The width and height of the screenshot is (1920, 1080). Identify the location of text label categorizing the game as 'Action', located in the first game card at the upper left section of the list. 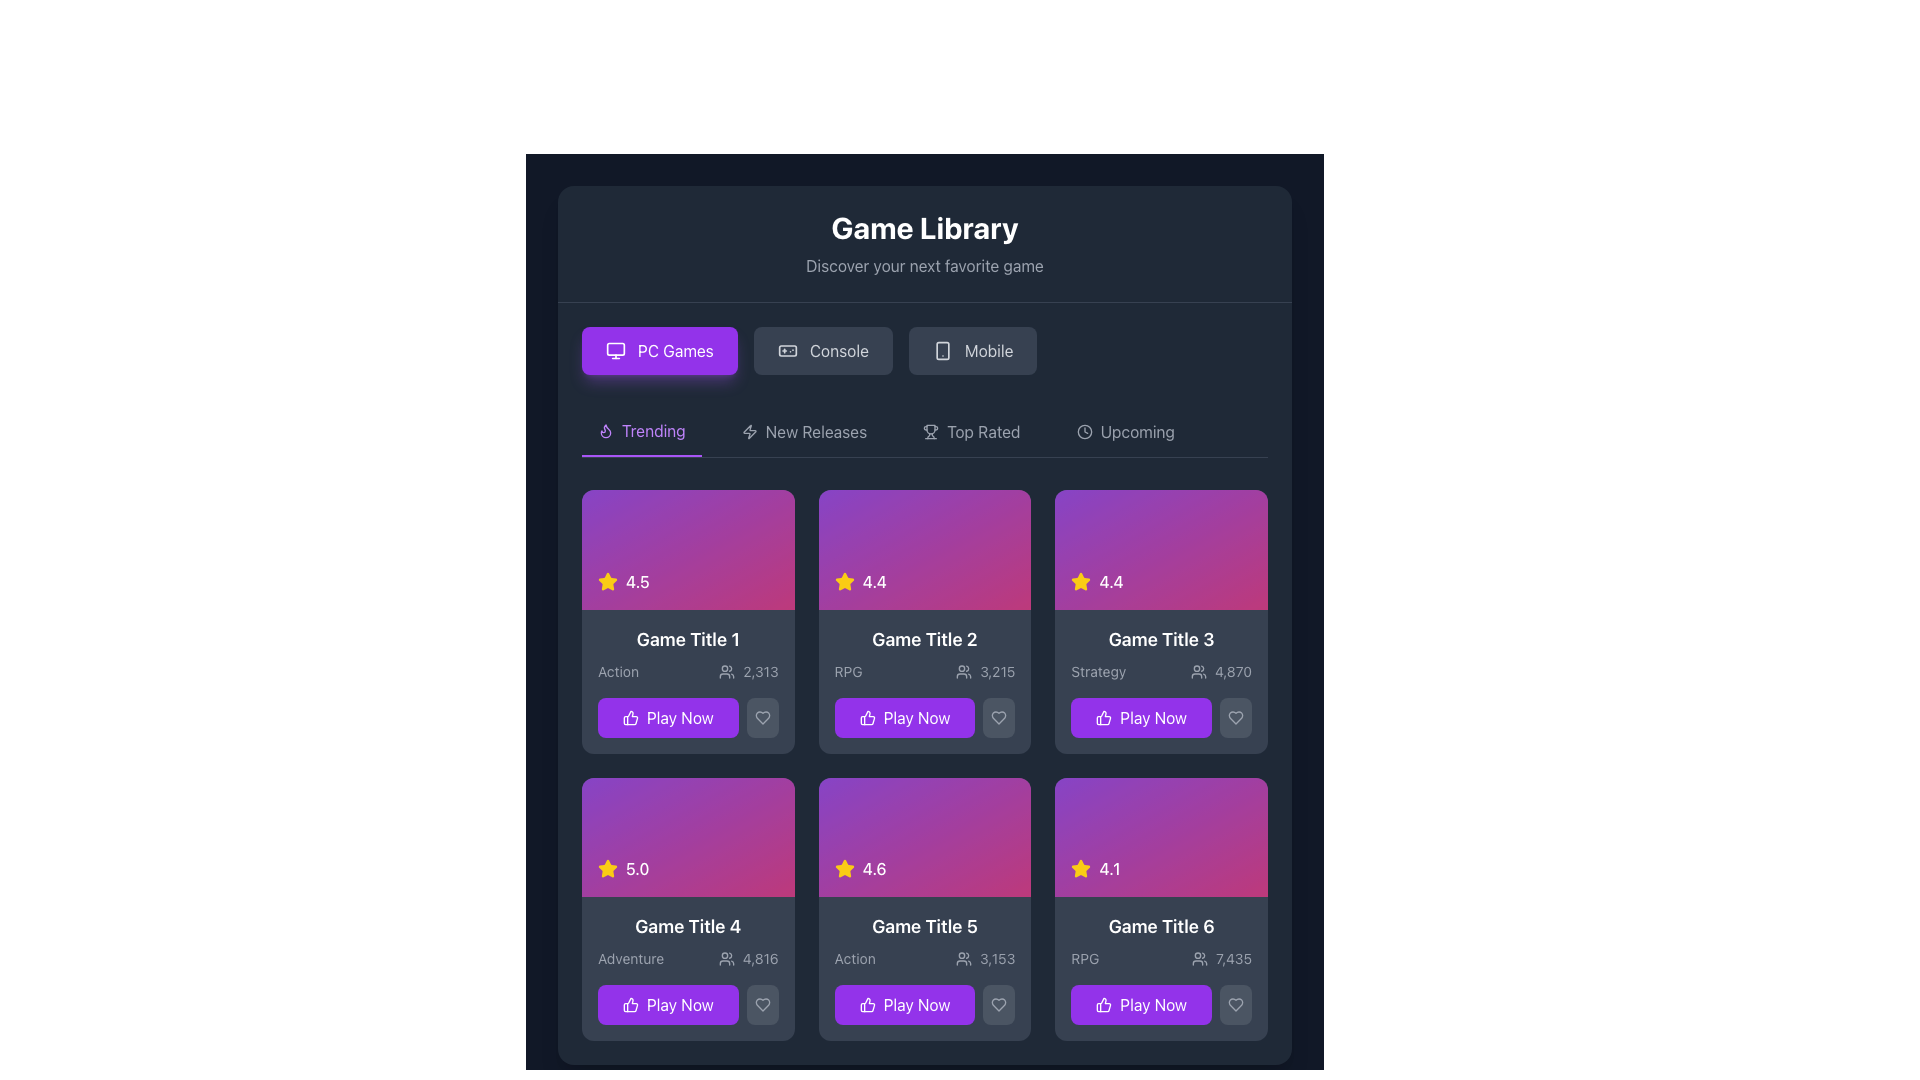
(617, 671).